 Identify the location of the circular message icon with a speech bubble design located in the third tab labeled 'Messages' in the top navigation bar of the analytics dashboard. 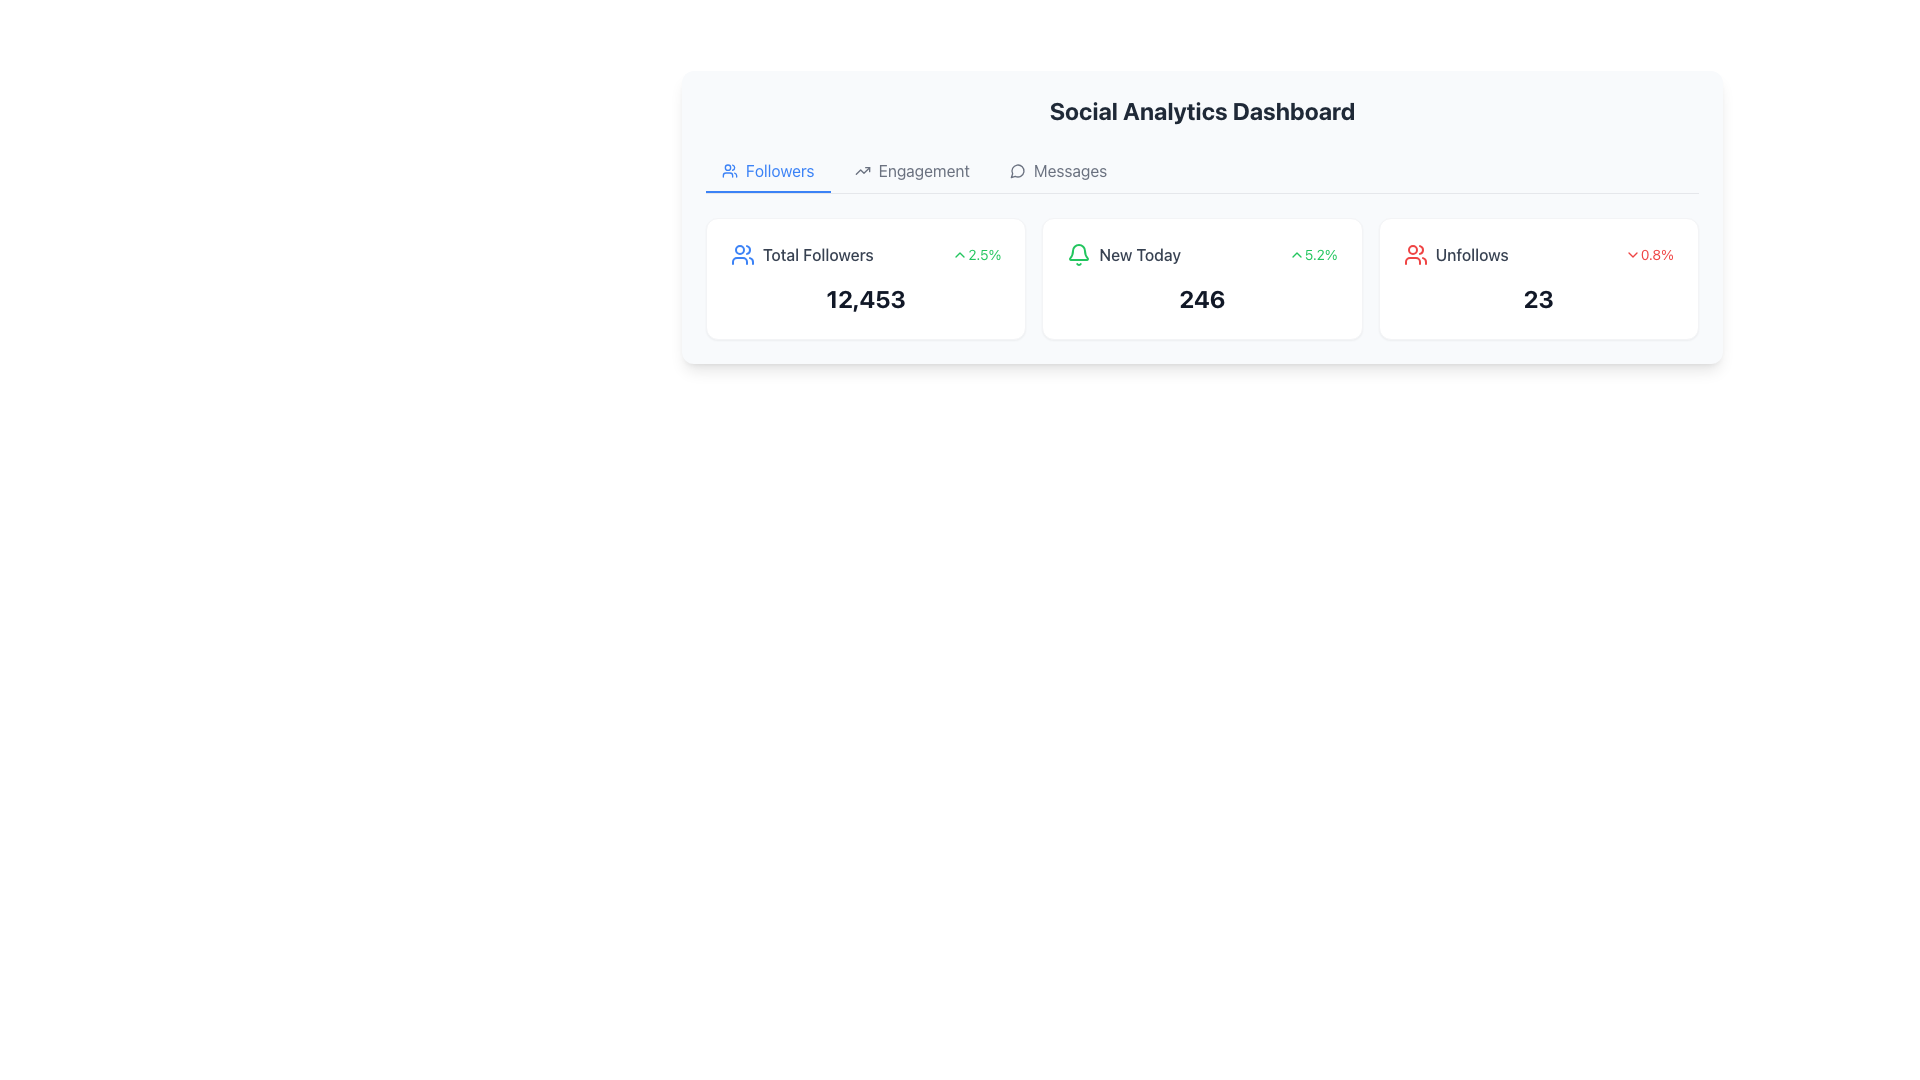
(1017, 170).